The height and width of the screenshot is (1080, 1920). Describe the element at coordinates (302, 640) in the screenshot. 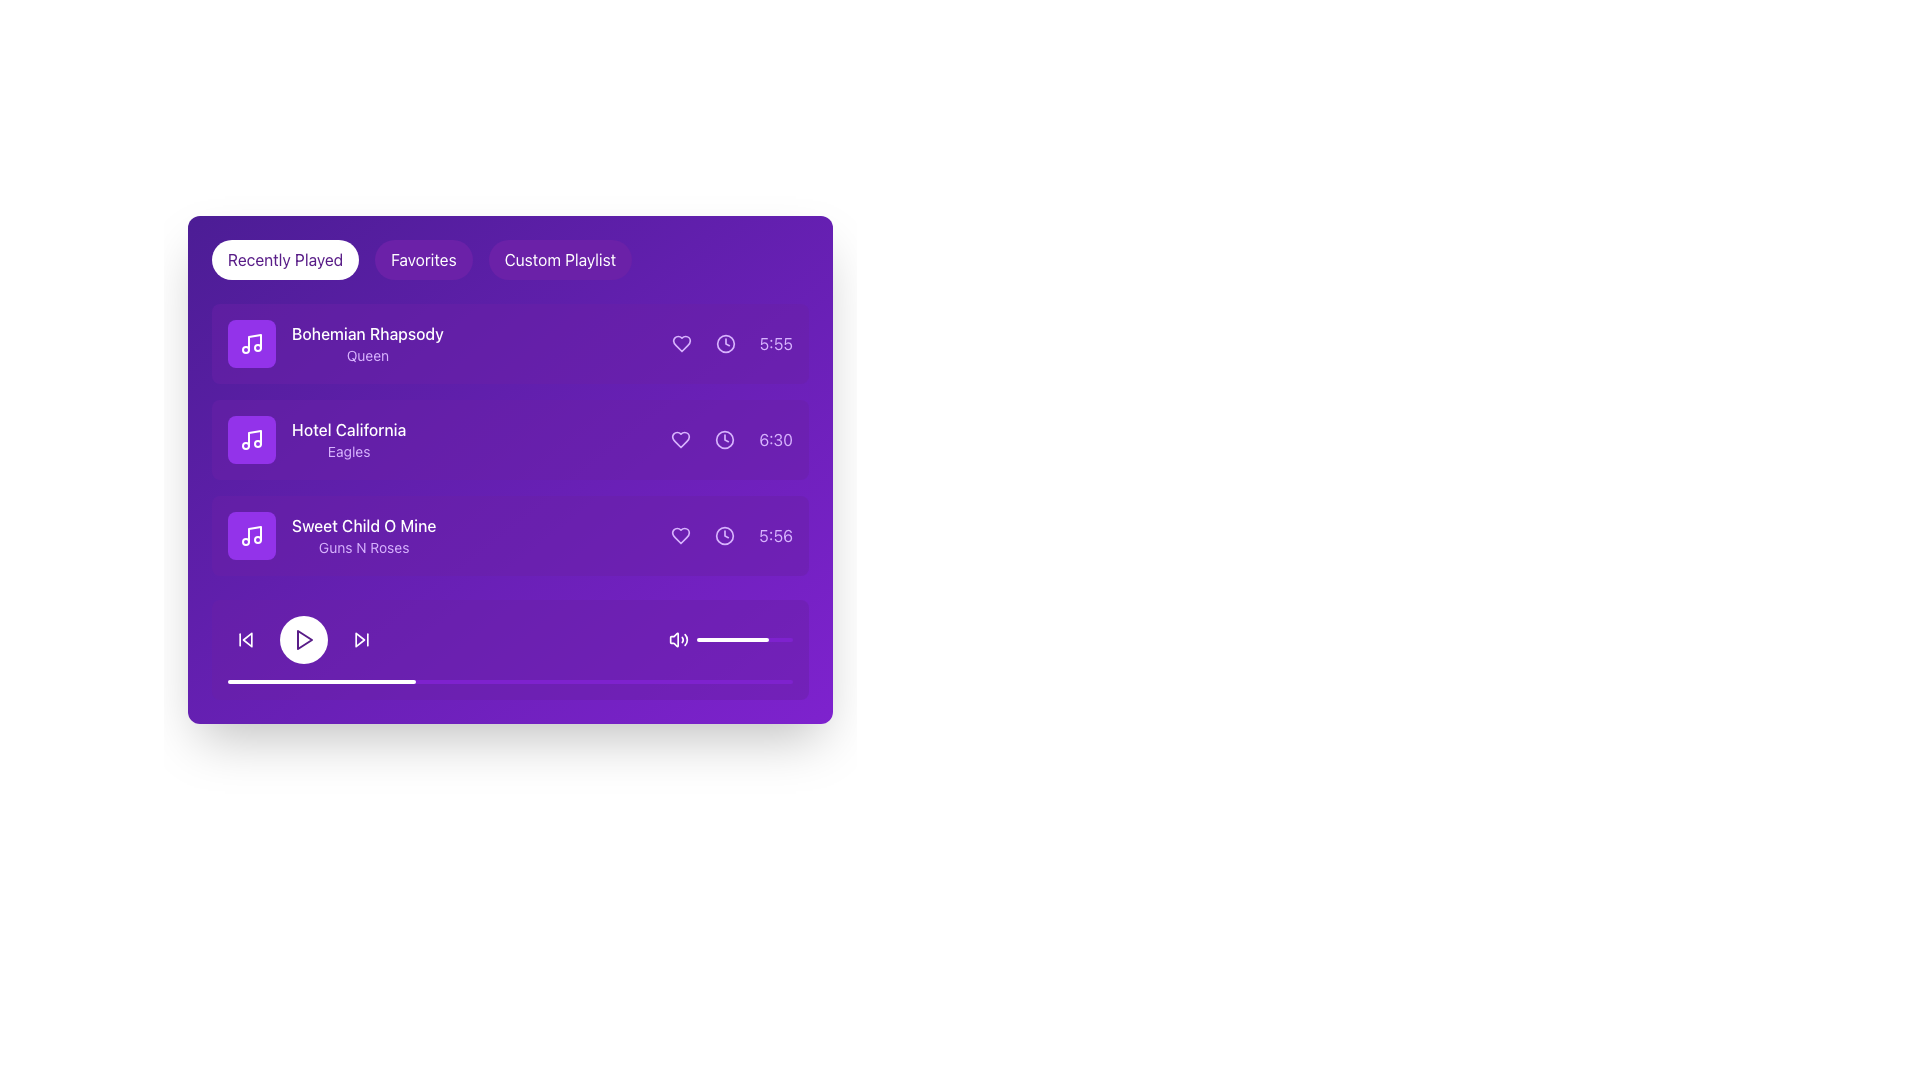

I see `the circular button with a white background and a purple triangular play icon to observe its hover effects` at that location.